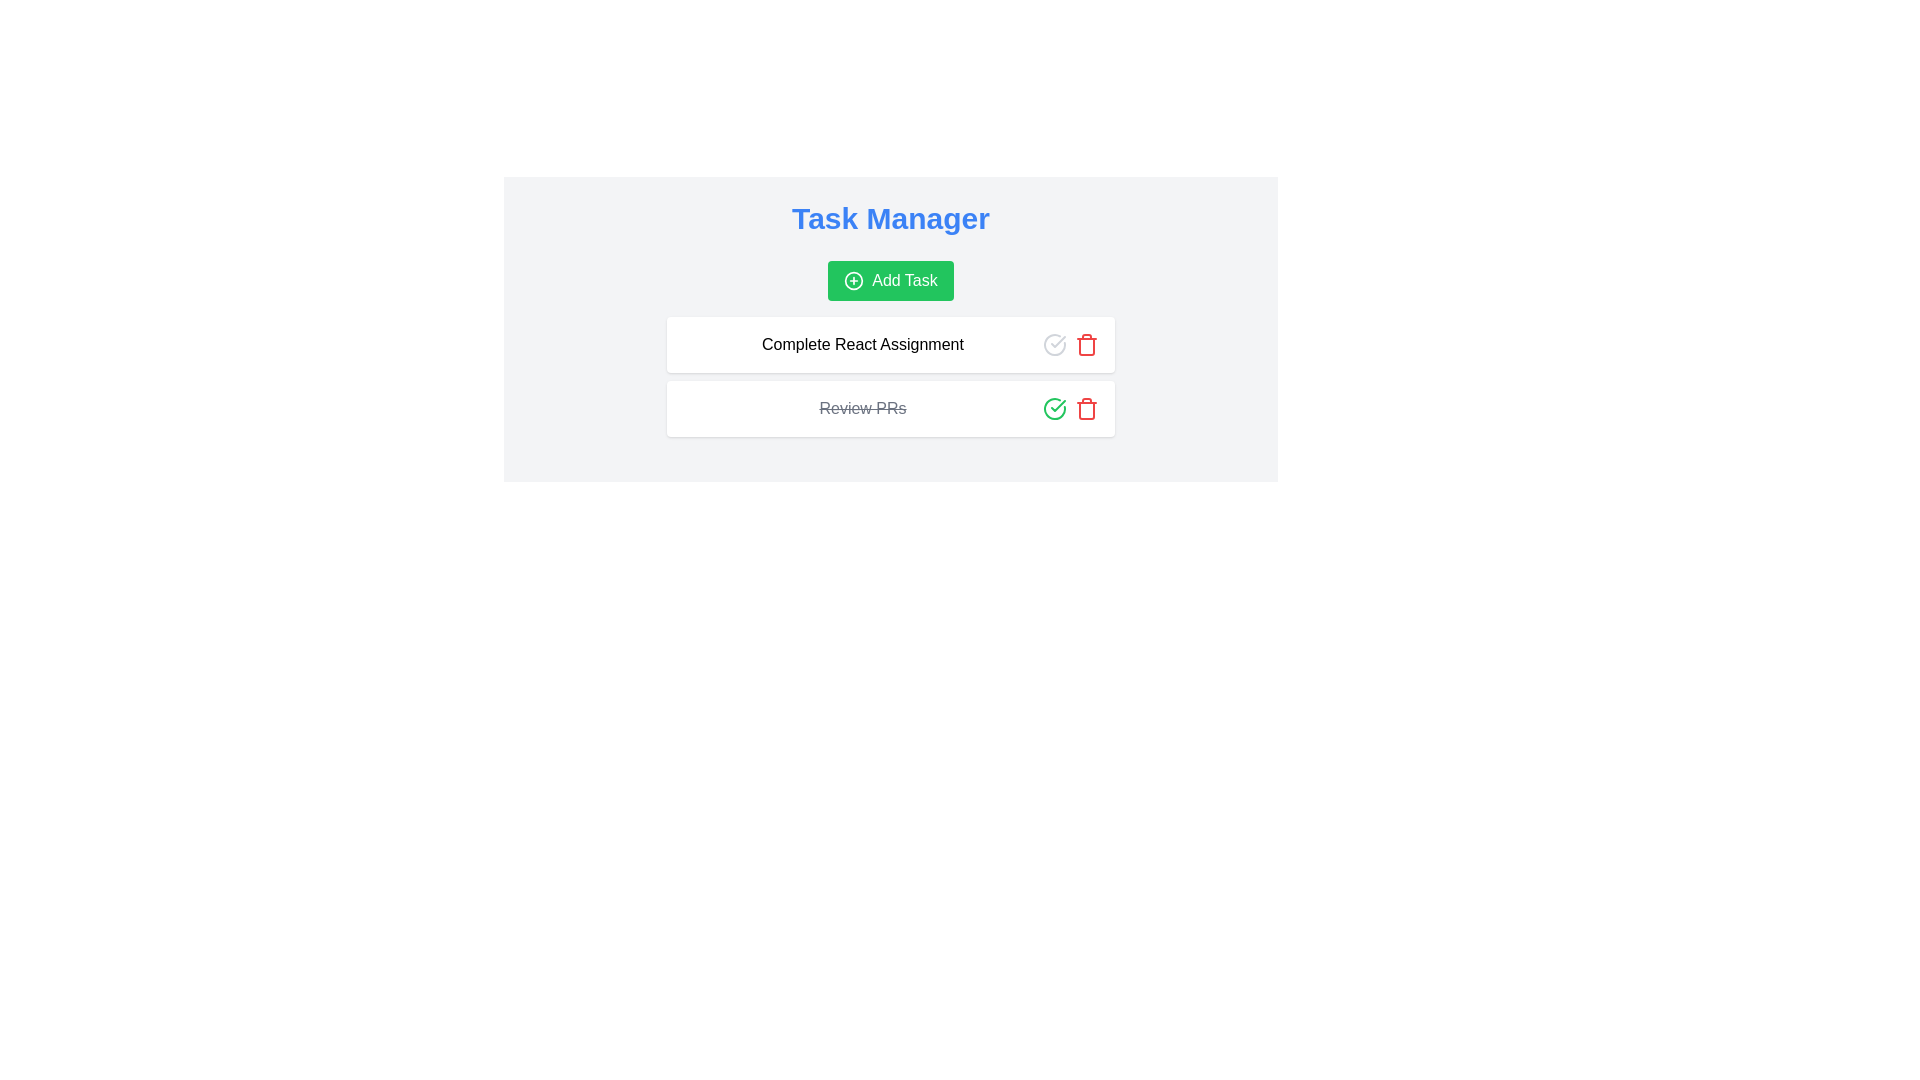 Image resolution: width=1920 pixels, height=1080 pixels. What do you see at coordinates (854, 281) in the screenshot?
I see `the 'Add Task' button, which is indicated by the icon positioned to the left of the text label 'Add Task' inside a green button` at bounding box center [854, 281].